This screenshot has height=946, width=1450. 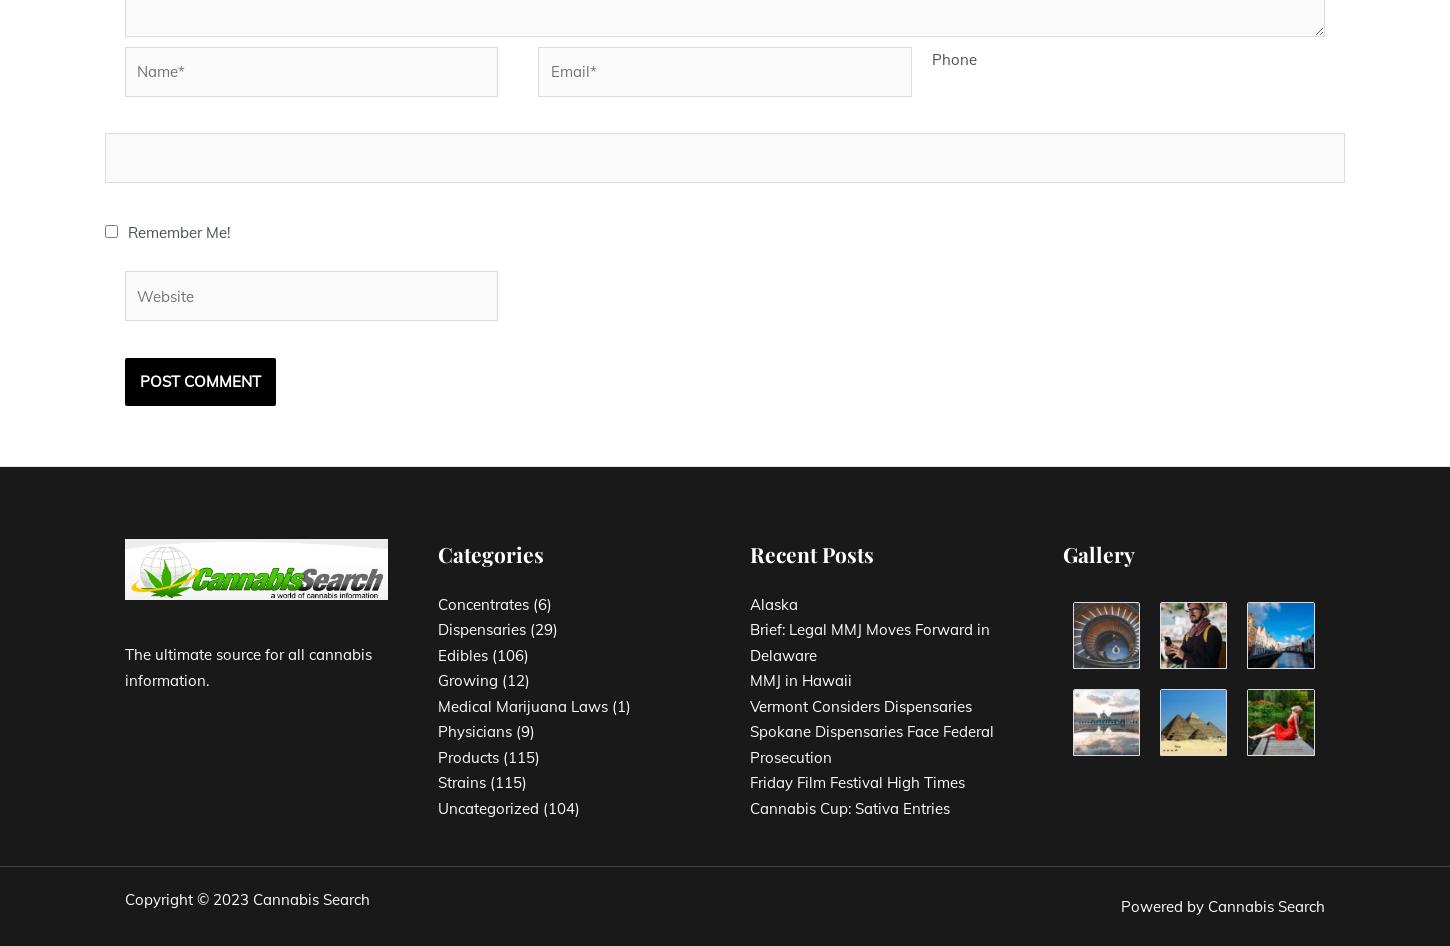 What do you see at coordinates (473, 730) in the screenshot?
I see `'Physicians'` at bounding box center [473, 730].